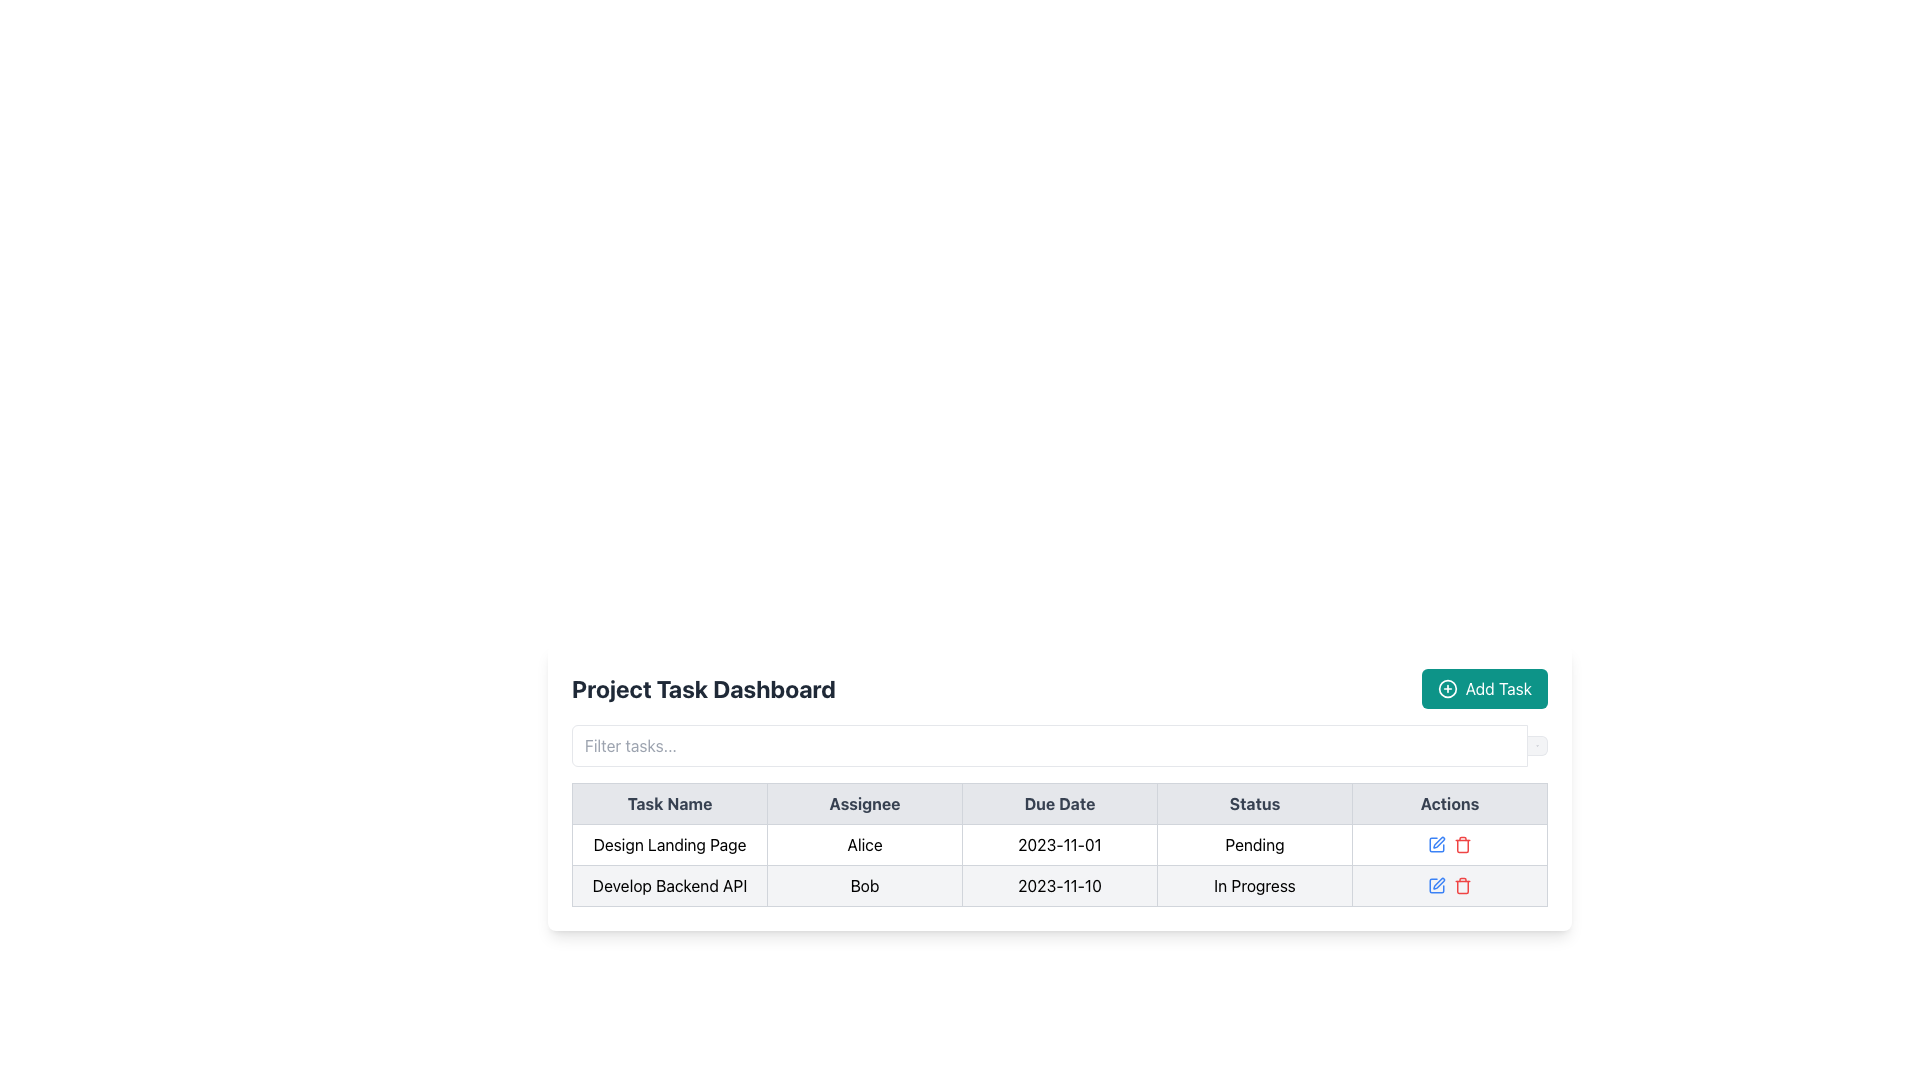 The image size is (1920, 1080). What do you see at coordinates (864, 885) in the screenshot?
I see `text content from the table cell containing 'Bob' in the second cell of the second row under the 'Assignee' column` at bounding box center [864, 885].